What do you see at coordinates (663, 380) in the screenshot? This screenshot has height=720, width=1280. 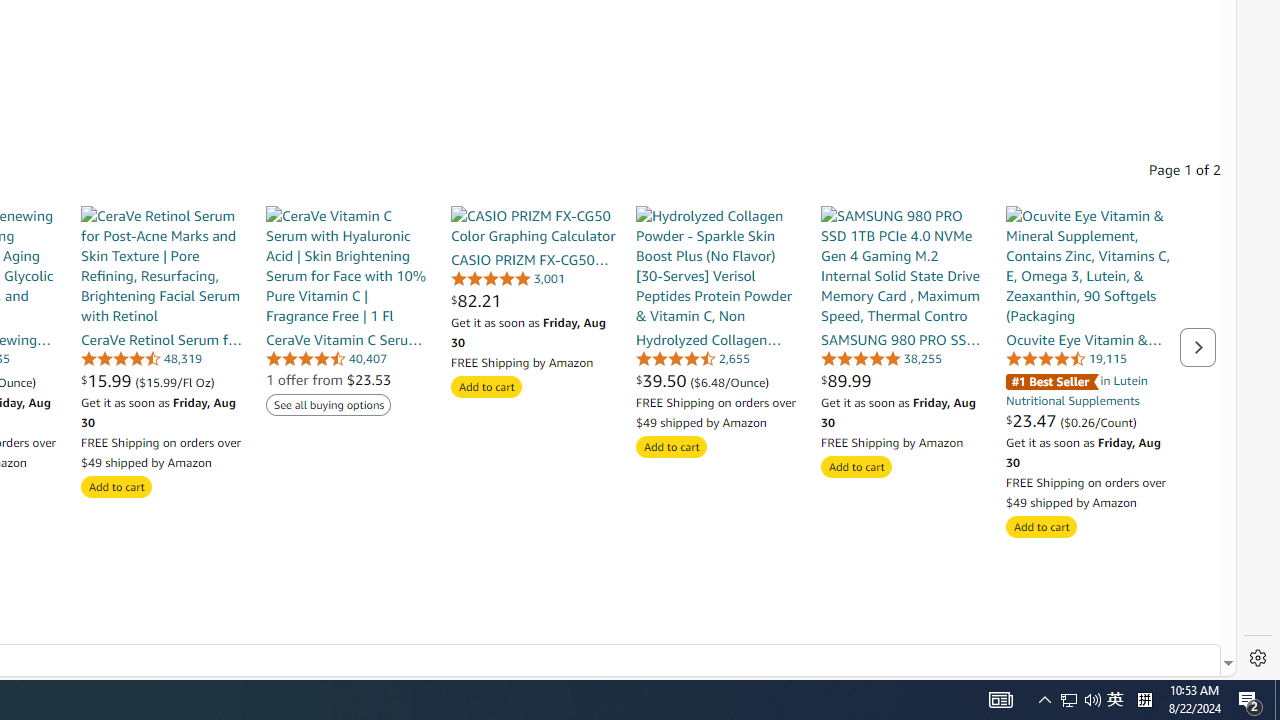 I see `'$39.50 '` at bounding box center [663, 380].